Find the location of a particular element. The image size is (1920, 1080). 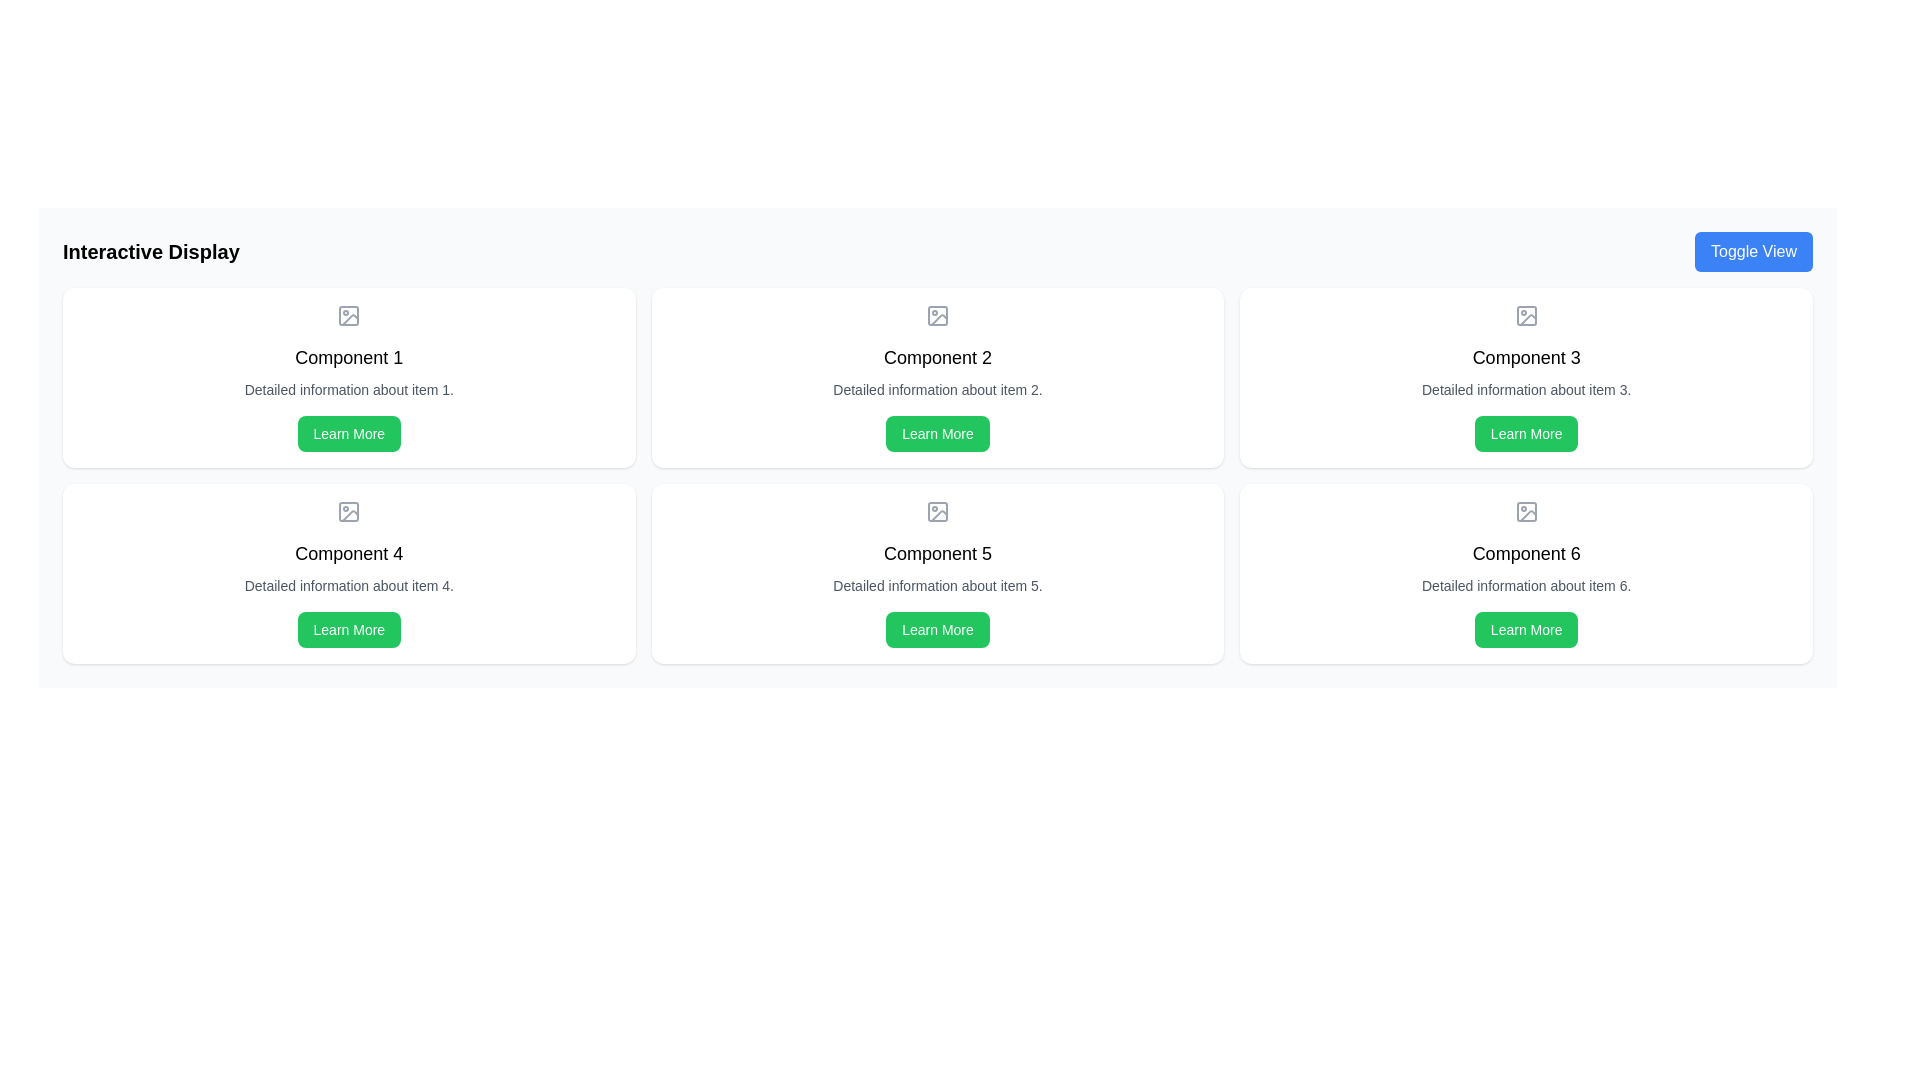

keyboard navigation is located at coordinates (936, 433).